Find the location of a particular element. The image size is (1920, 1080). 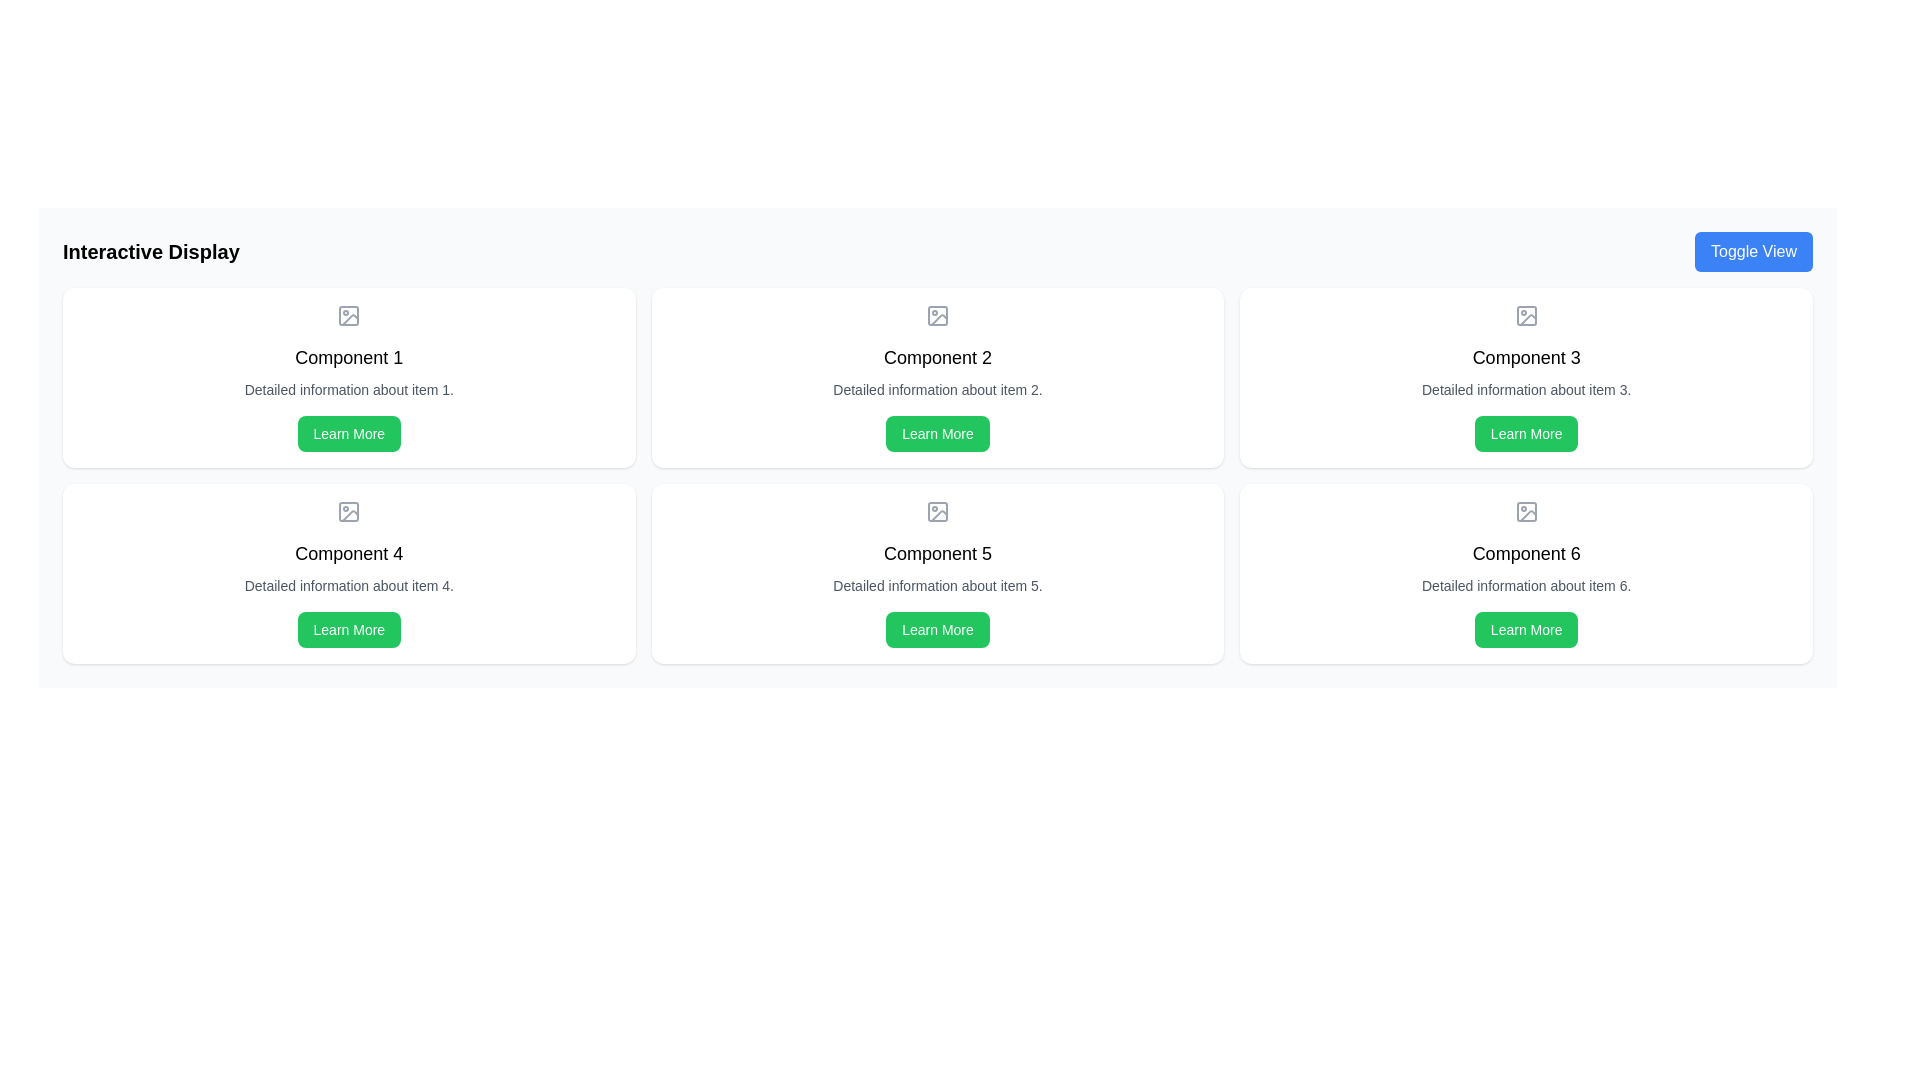

keyboard navigation is located at coordinates (936, 433).